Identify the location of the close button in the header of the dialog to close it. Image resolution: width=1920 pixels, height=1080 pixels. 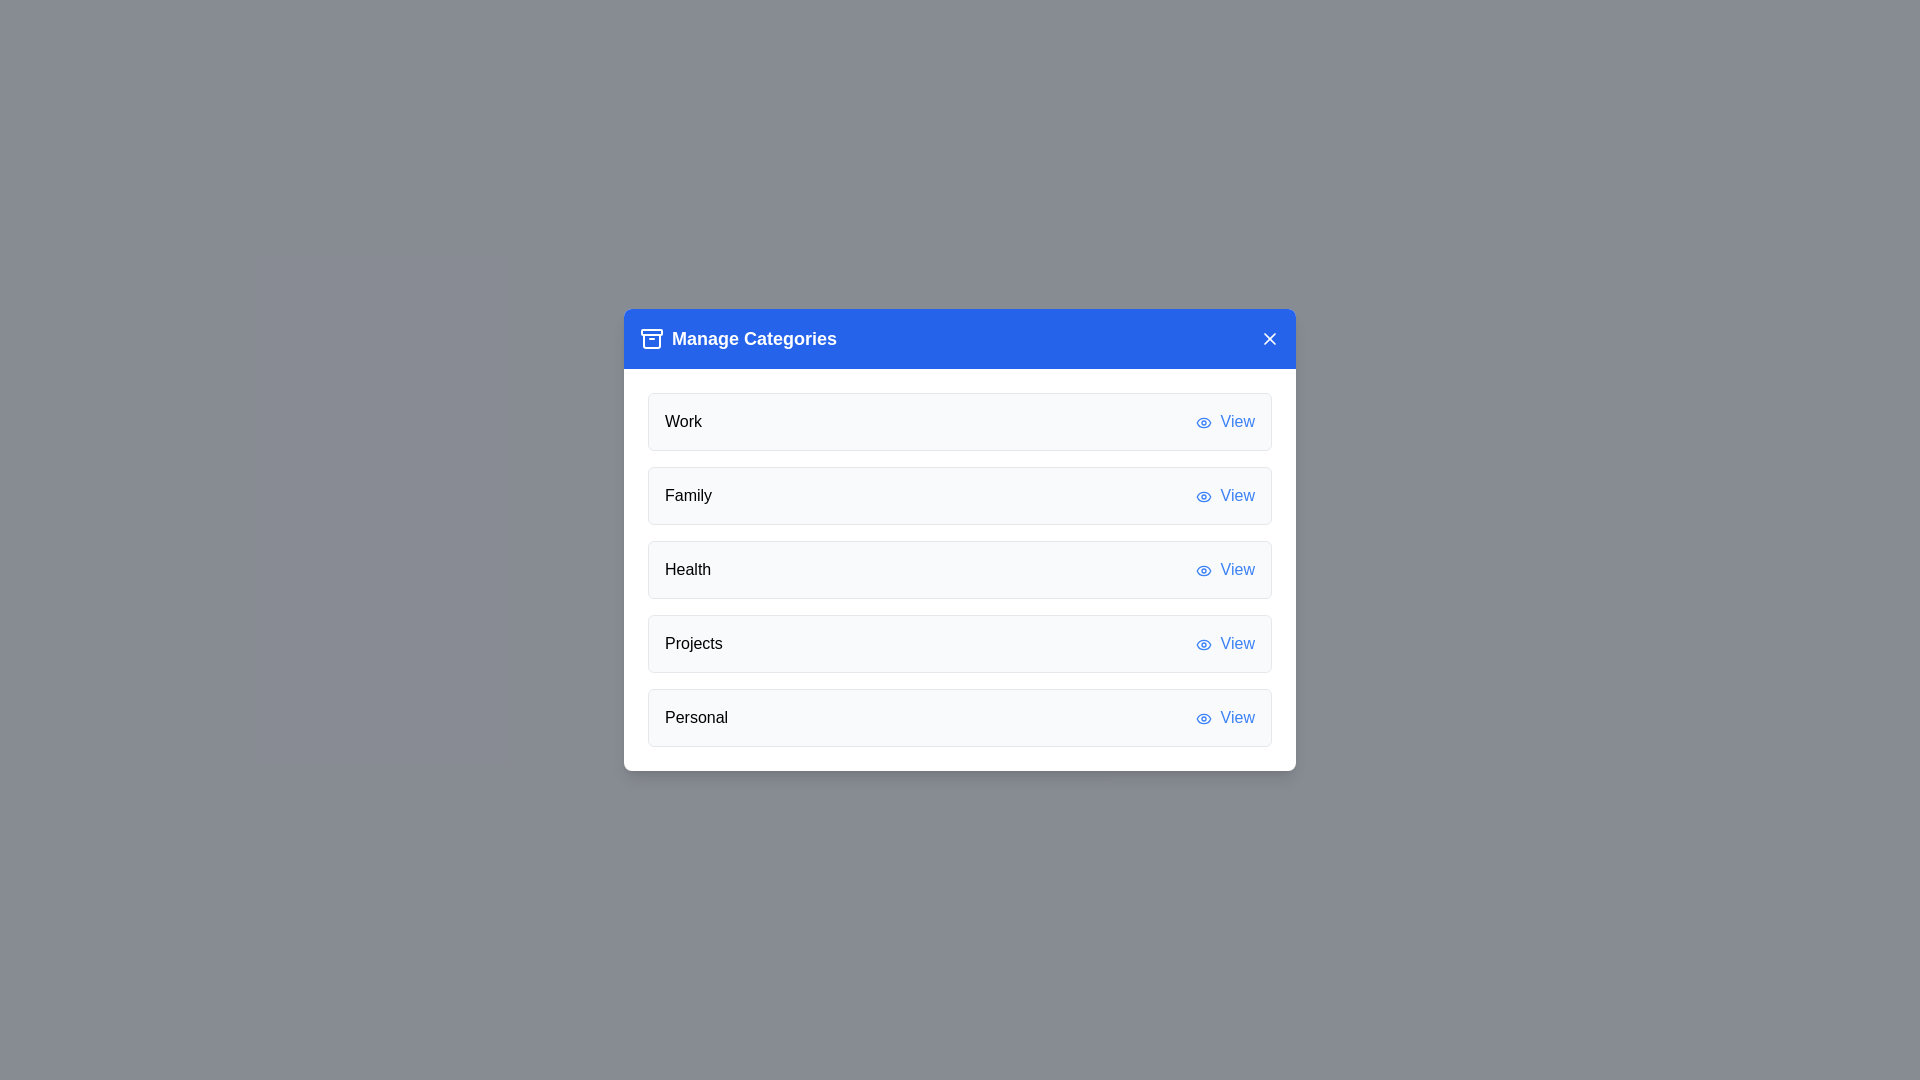
(1269, 338).